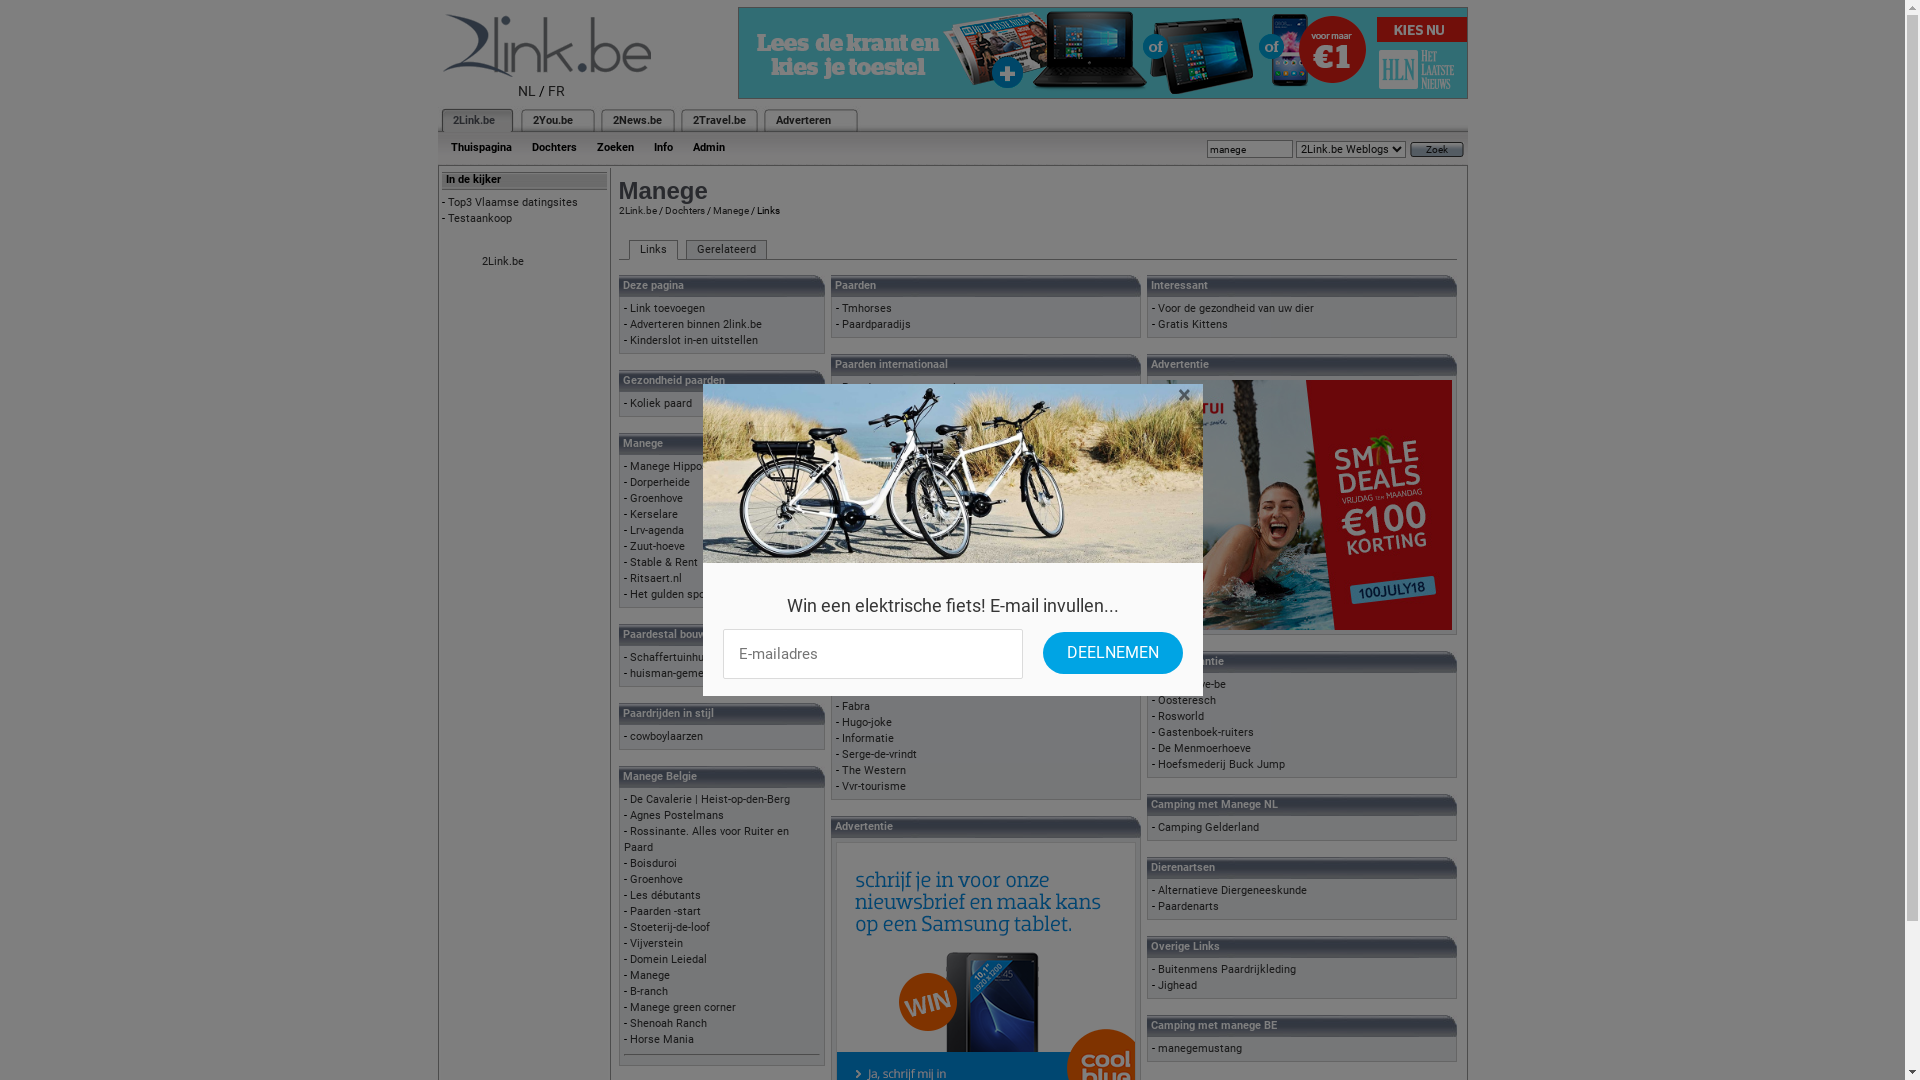  I want to click on 'Horsebox', so click(865, 547).